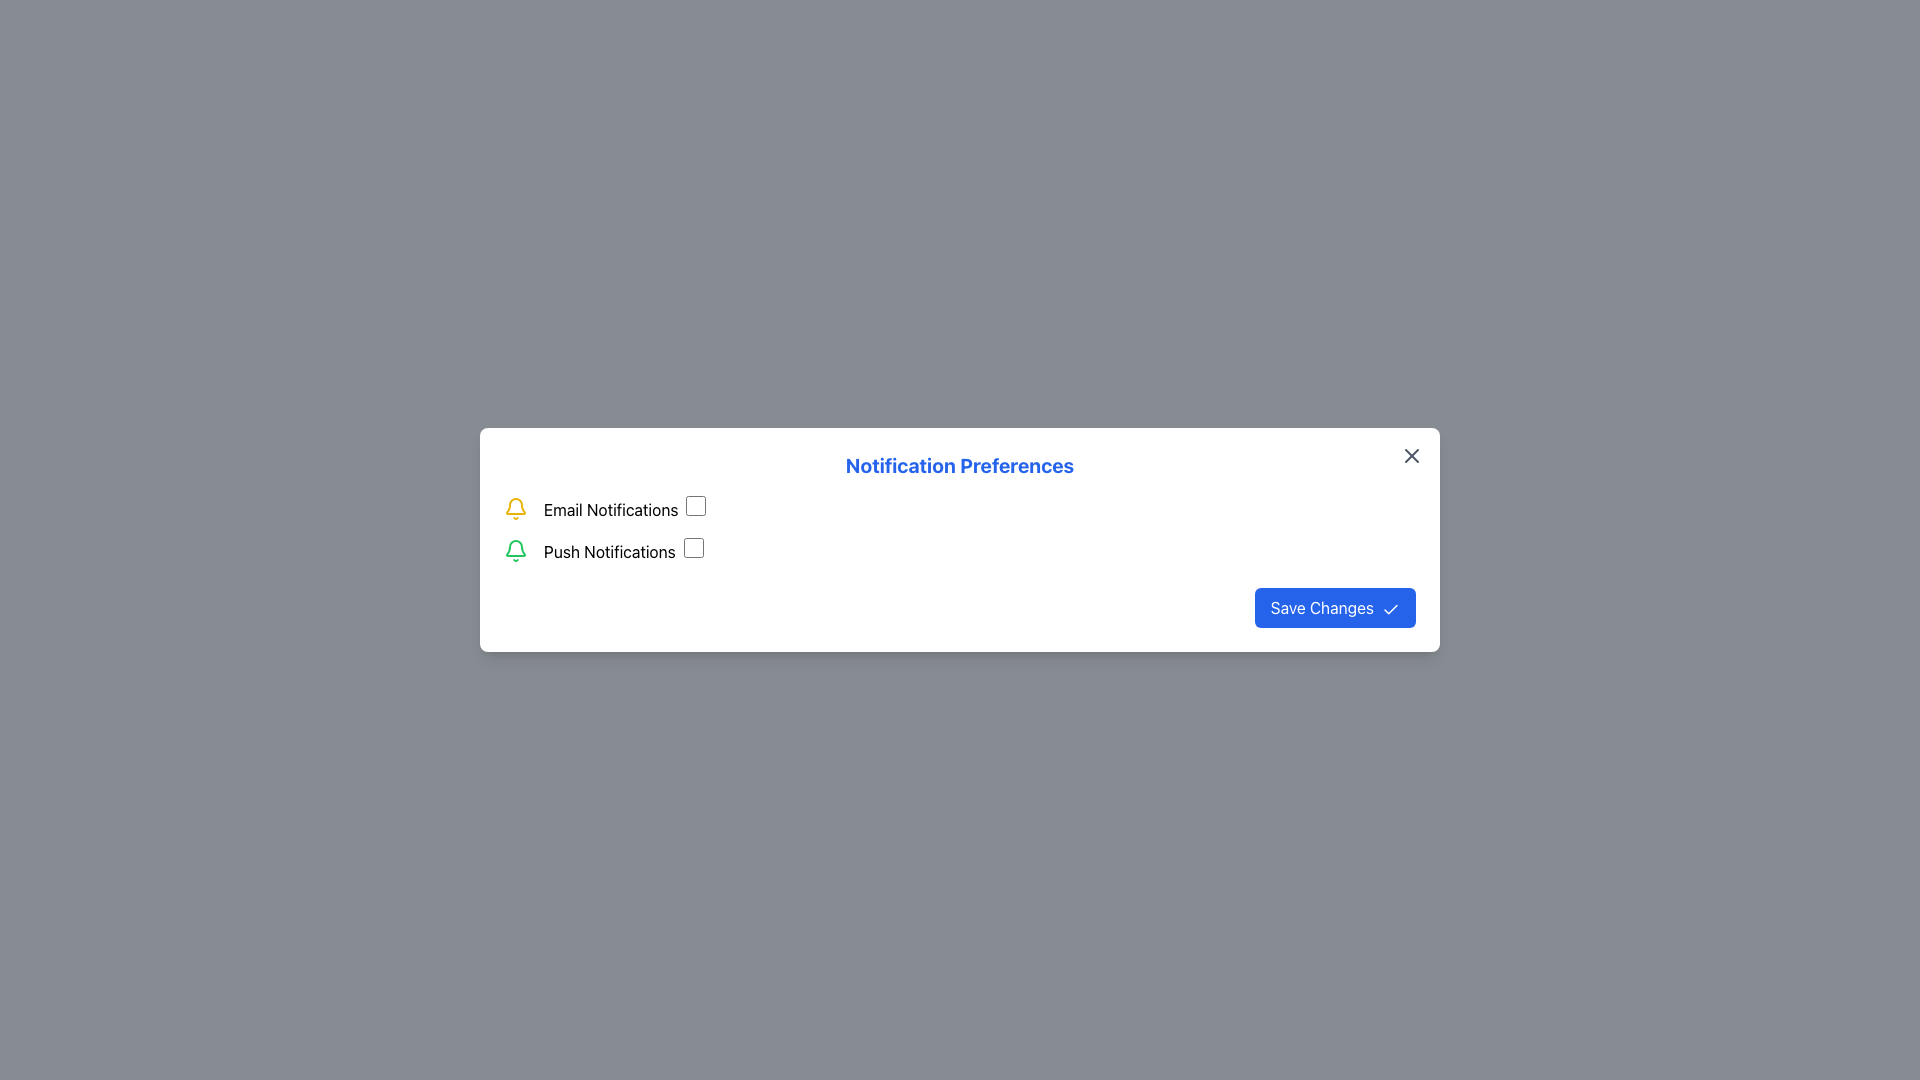  What do you see at coordinates (1410, 455) in the screenshot?
I see `the close button located at the top-right corner of the dialog box` at bounding box center [1410, 455].